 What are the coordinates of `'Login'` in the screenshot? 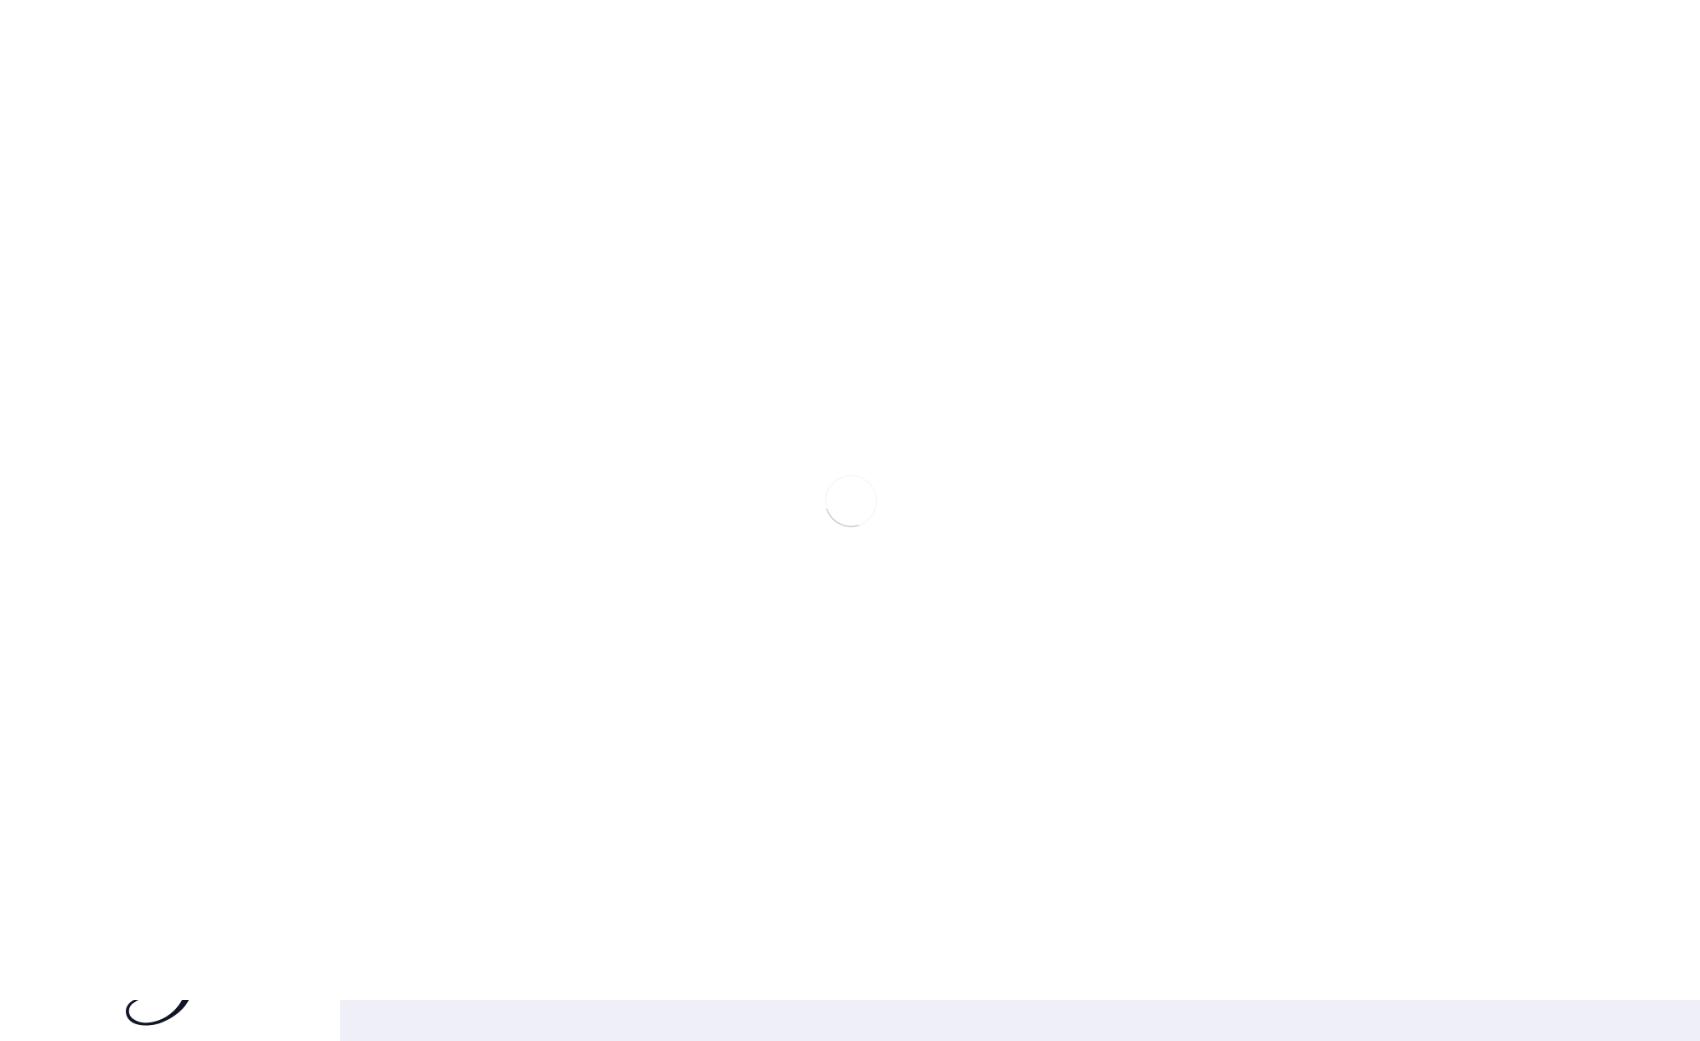 It's located at (23, 166).